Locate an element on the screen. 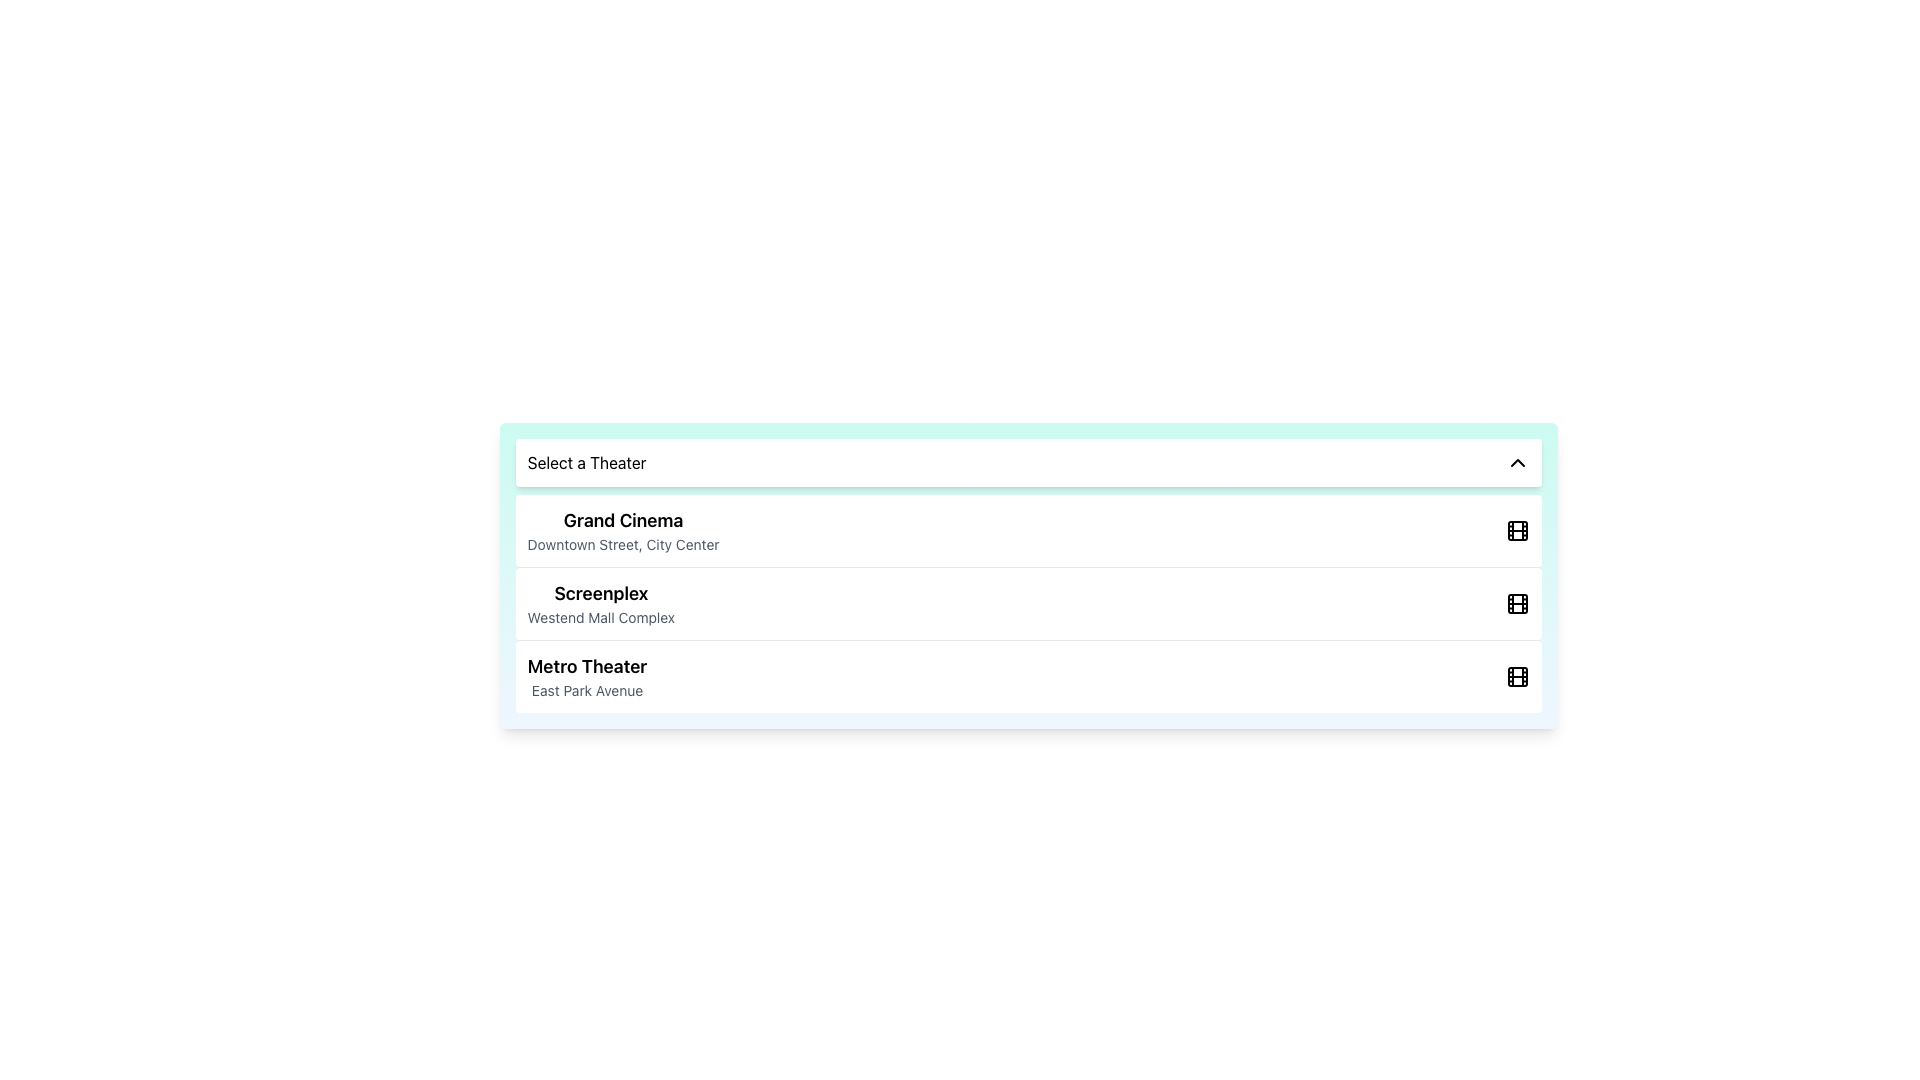 This screenshot has width=1920, height=1080. the 'Grand Cinema' dropdown option in the 'Select a Theater' menu is located at coordinates (1028, 530).